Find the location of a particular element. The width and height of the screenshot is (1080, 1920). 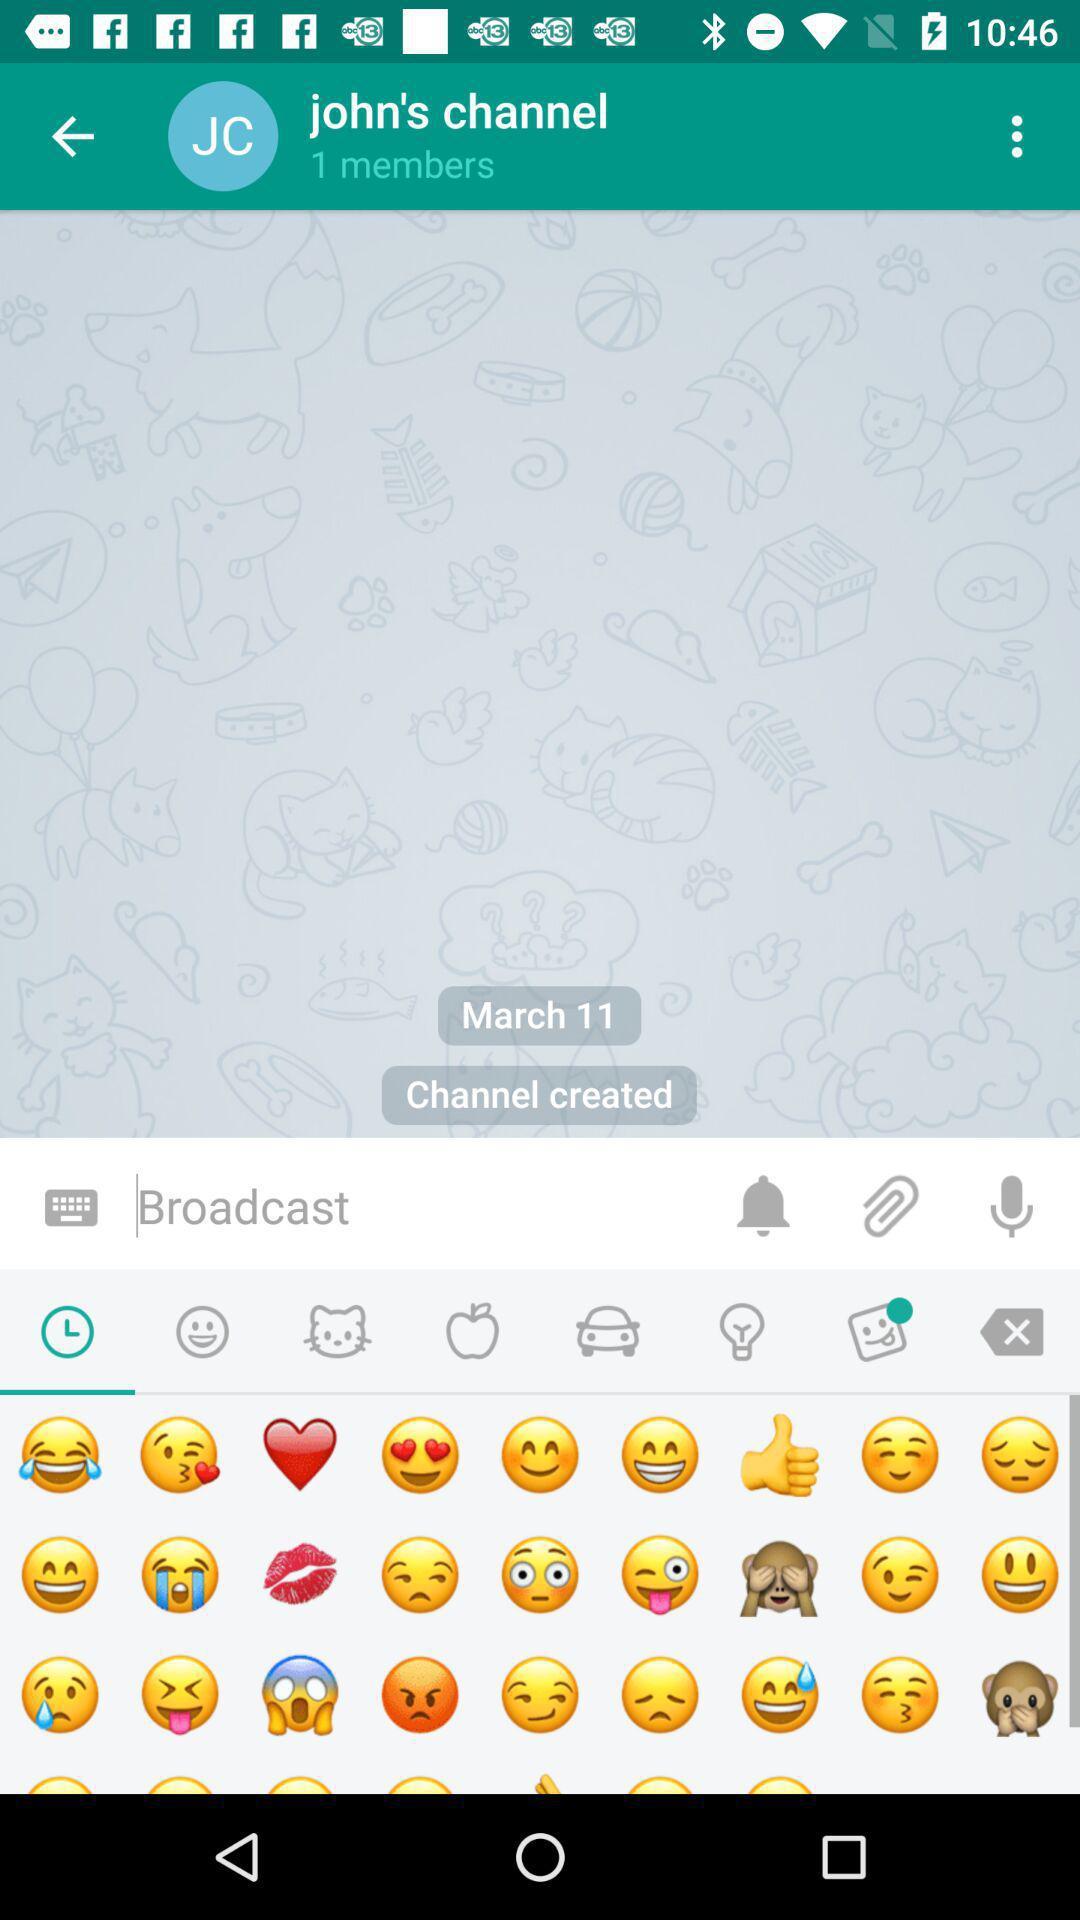

the emoji icon is located at coordinates (59, 1573).